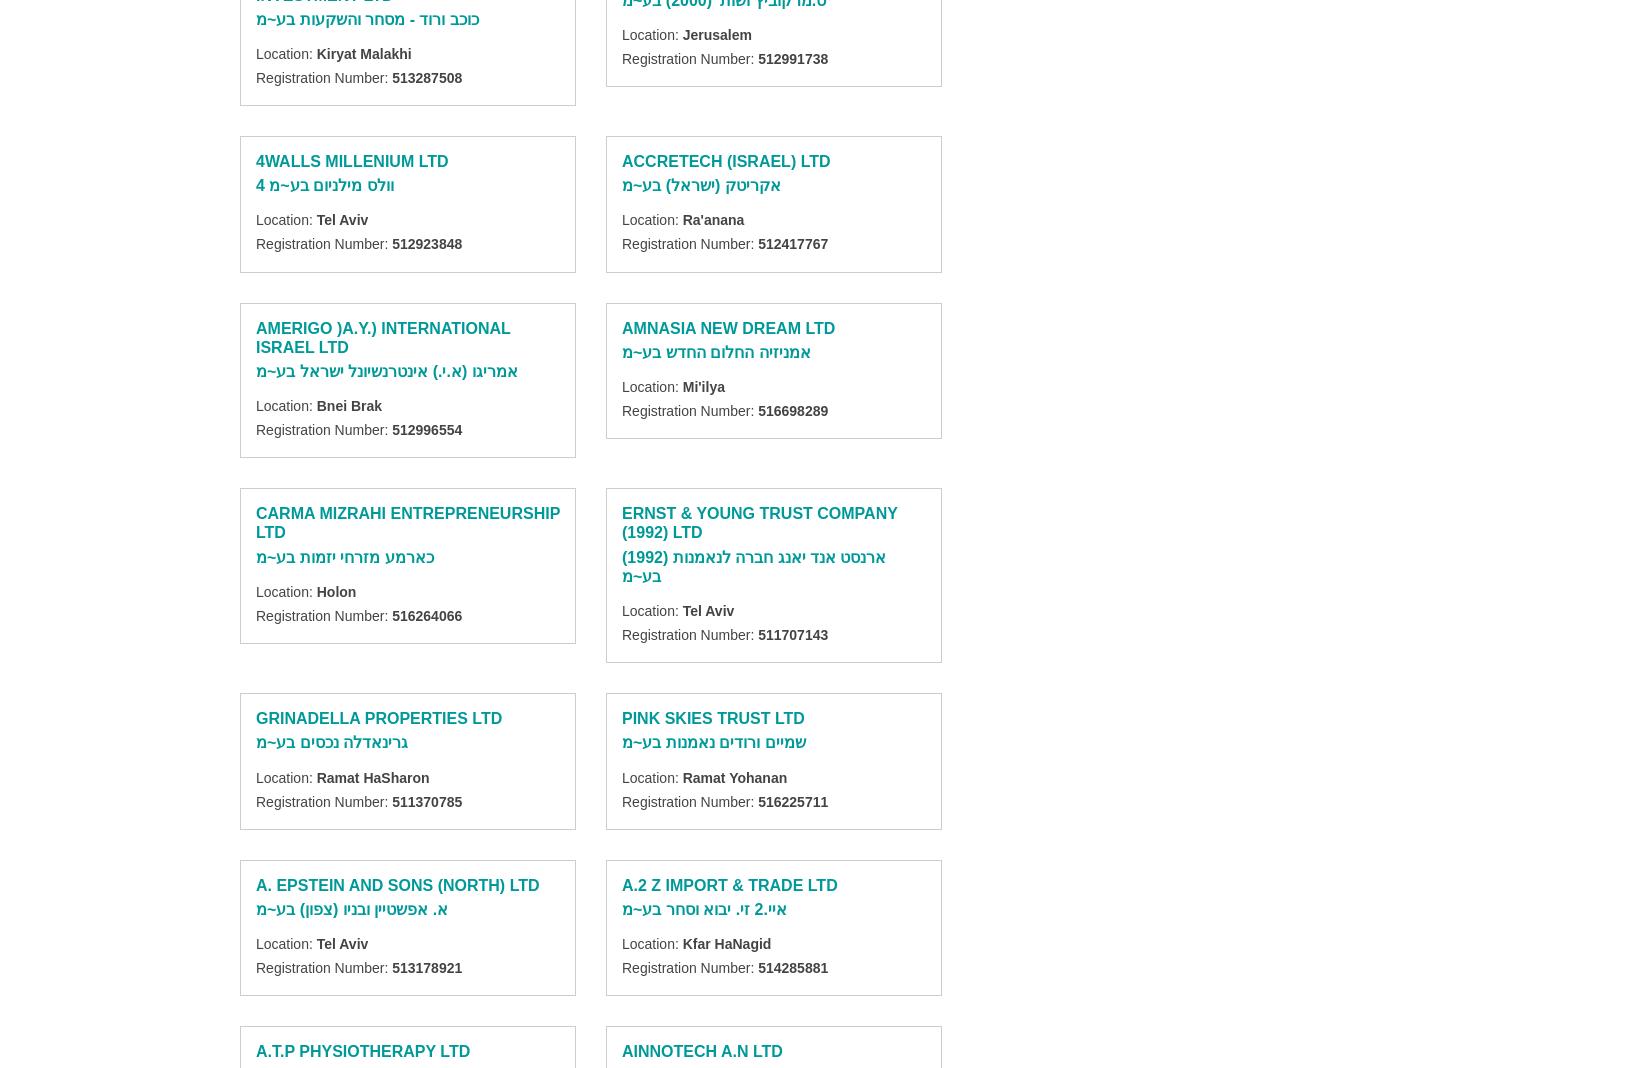  I want to click on '513287508', so click(426, 76).